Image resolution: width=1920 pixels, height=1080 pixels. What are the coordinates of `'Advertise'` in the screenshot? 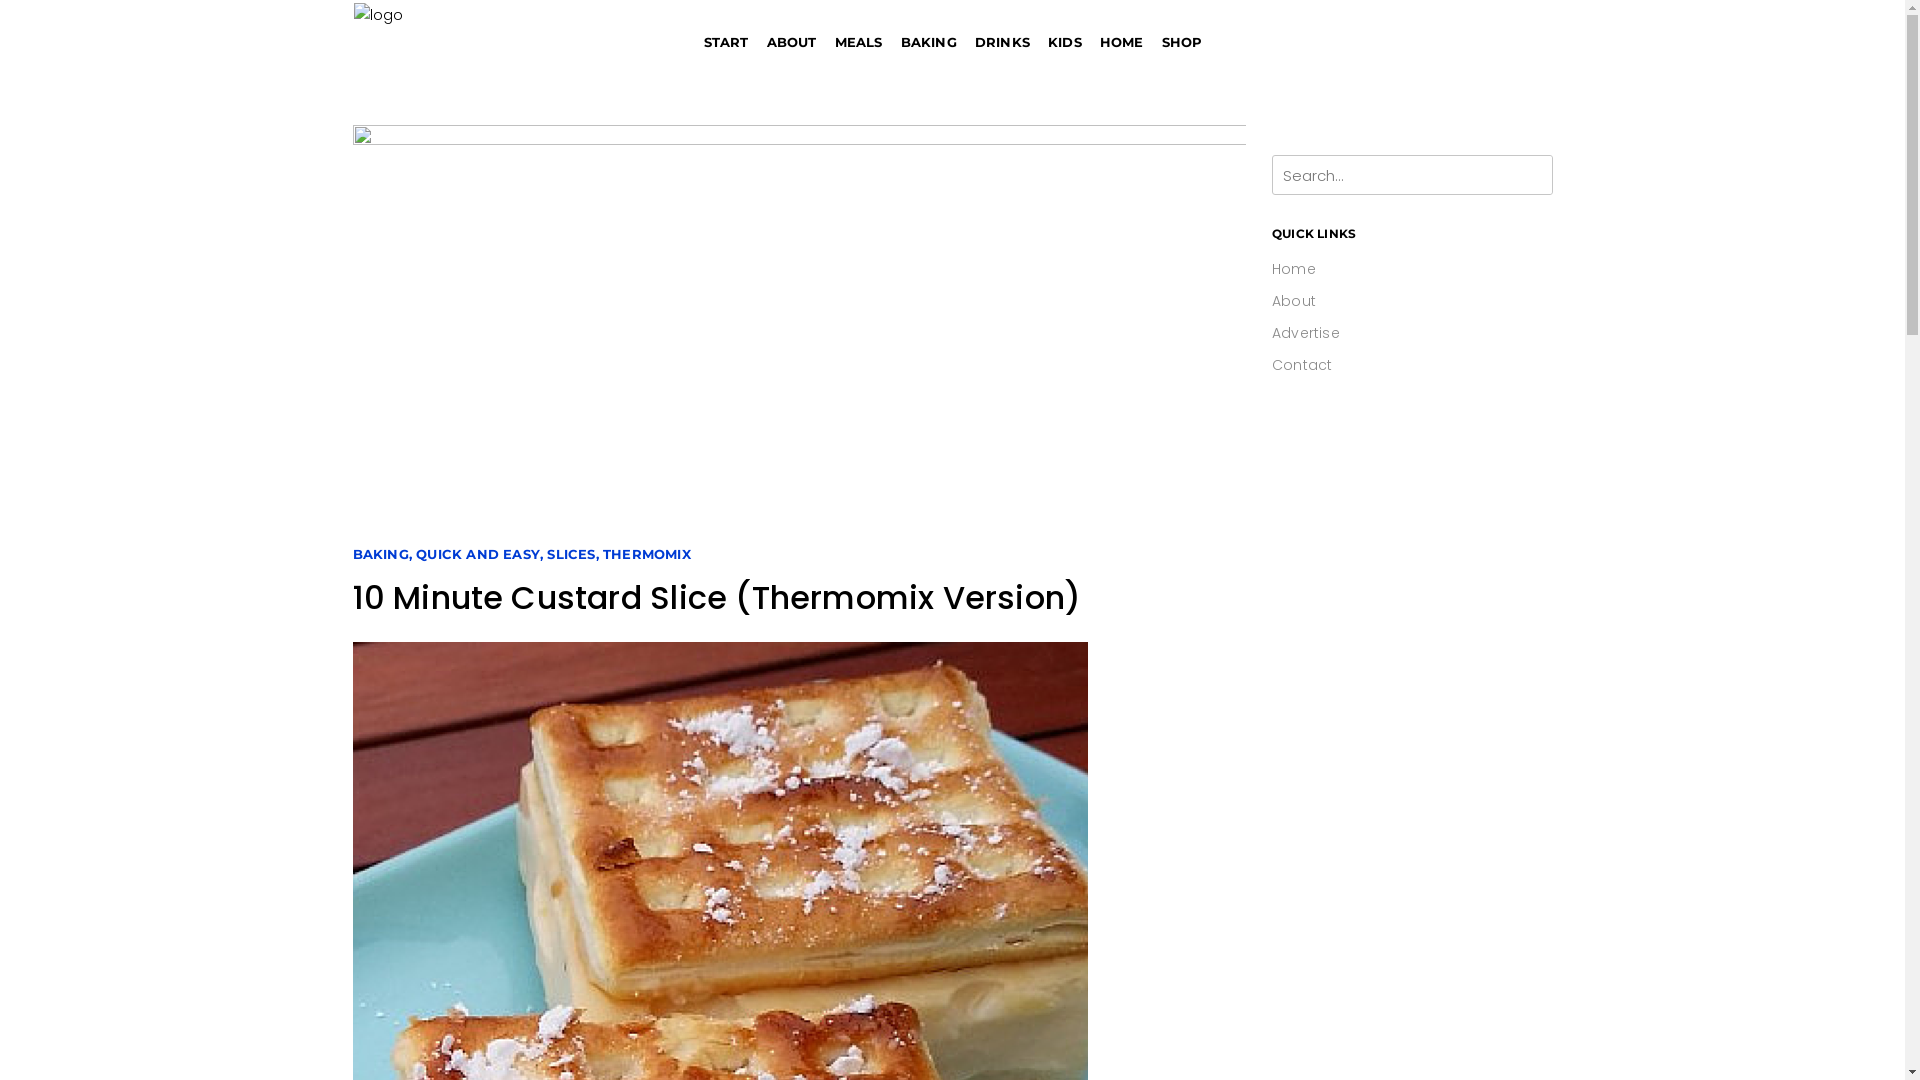 It's located at (1305, 331).